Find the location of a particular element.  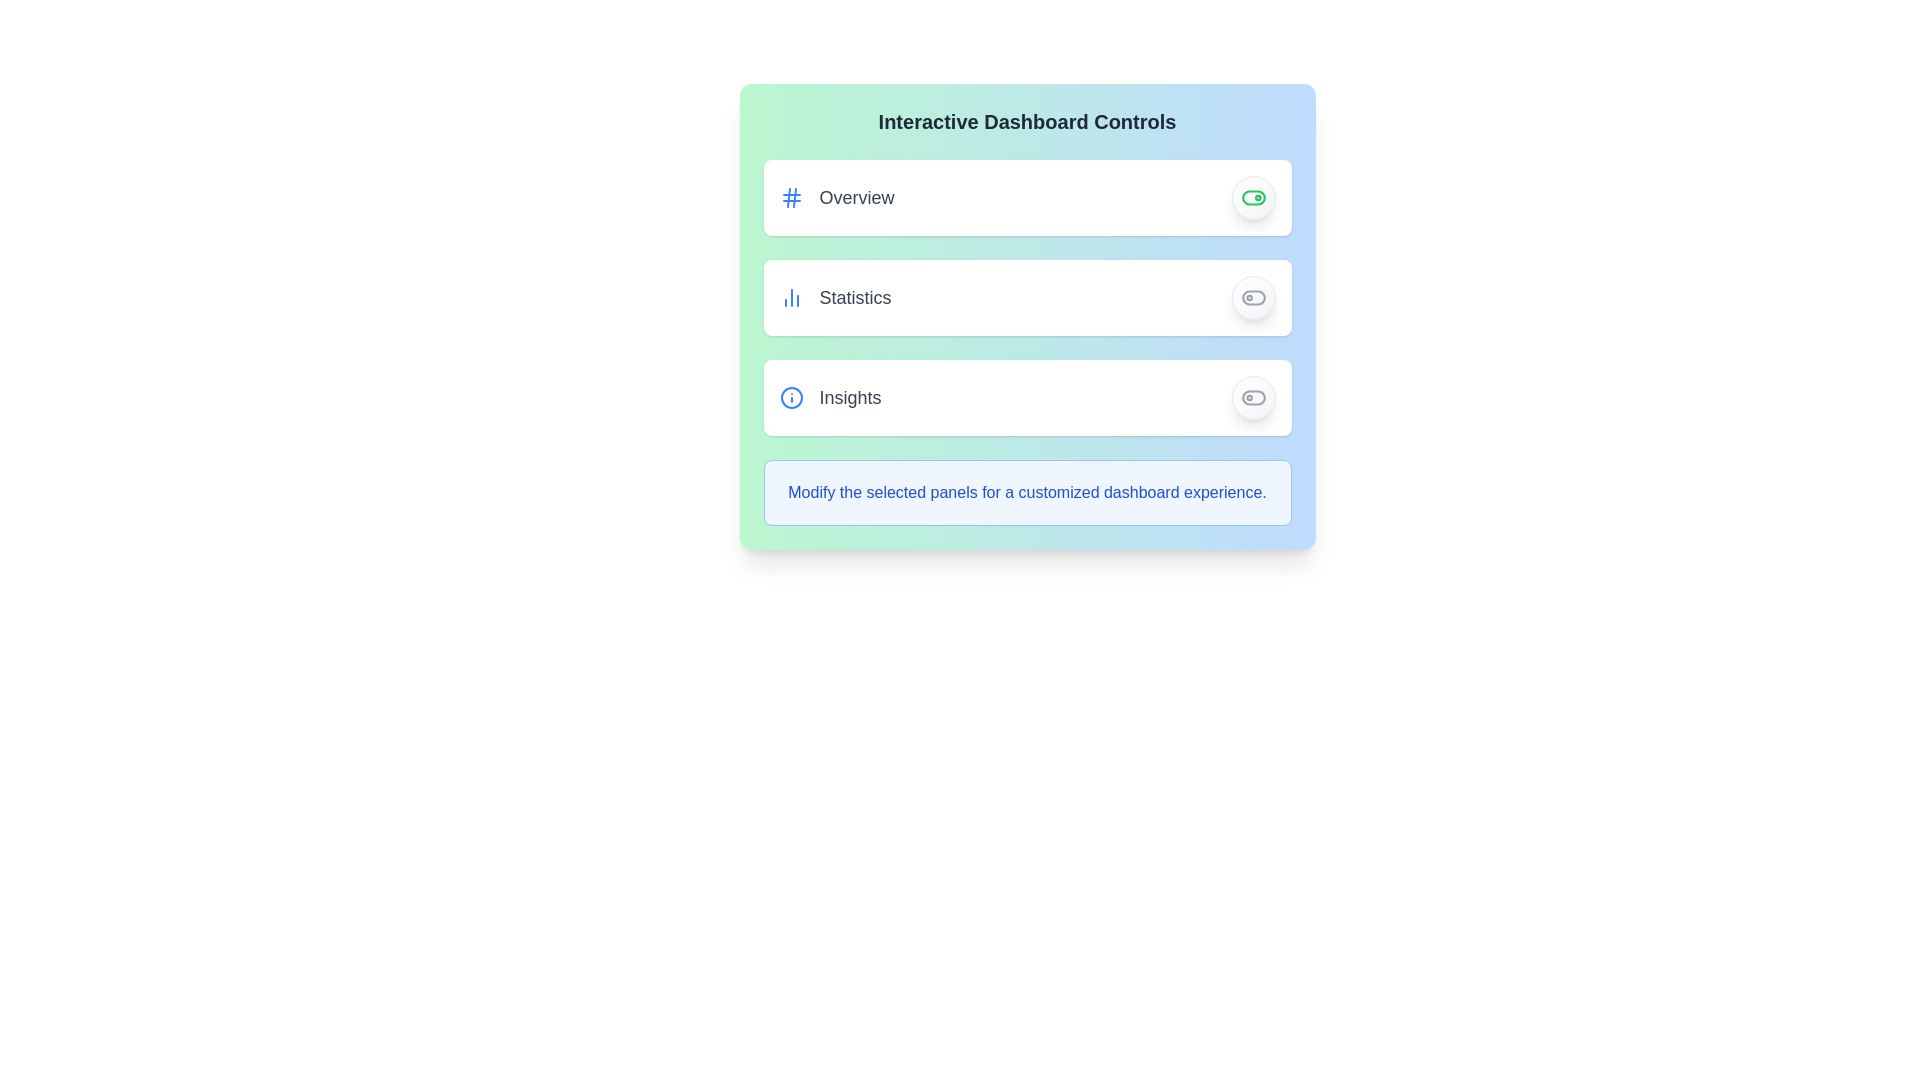

the toggle switch handle on the left side of the oval-shaped toggle switch for the 'Insights' section is located at coordinates (1252, 397).